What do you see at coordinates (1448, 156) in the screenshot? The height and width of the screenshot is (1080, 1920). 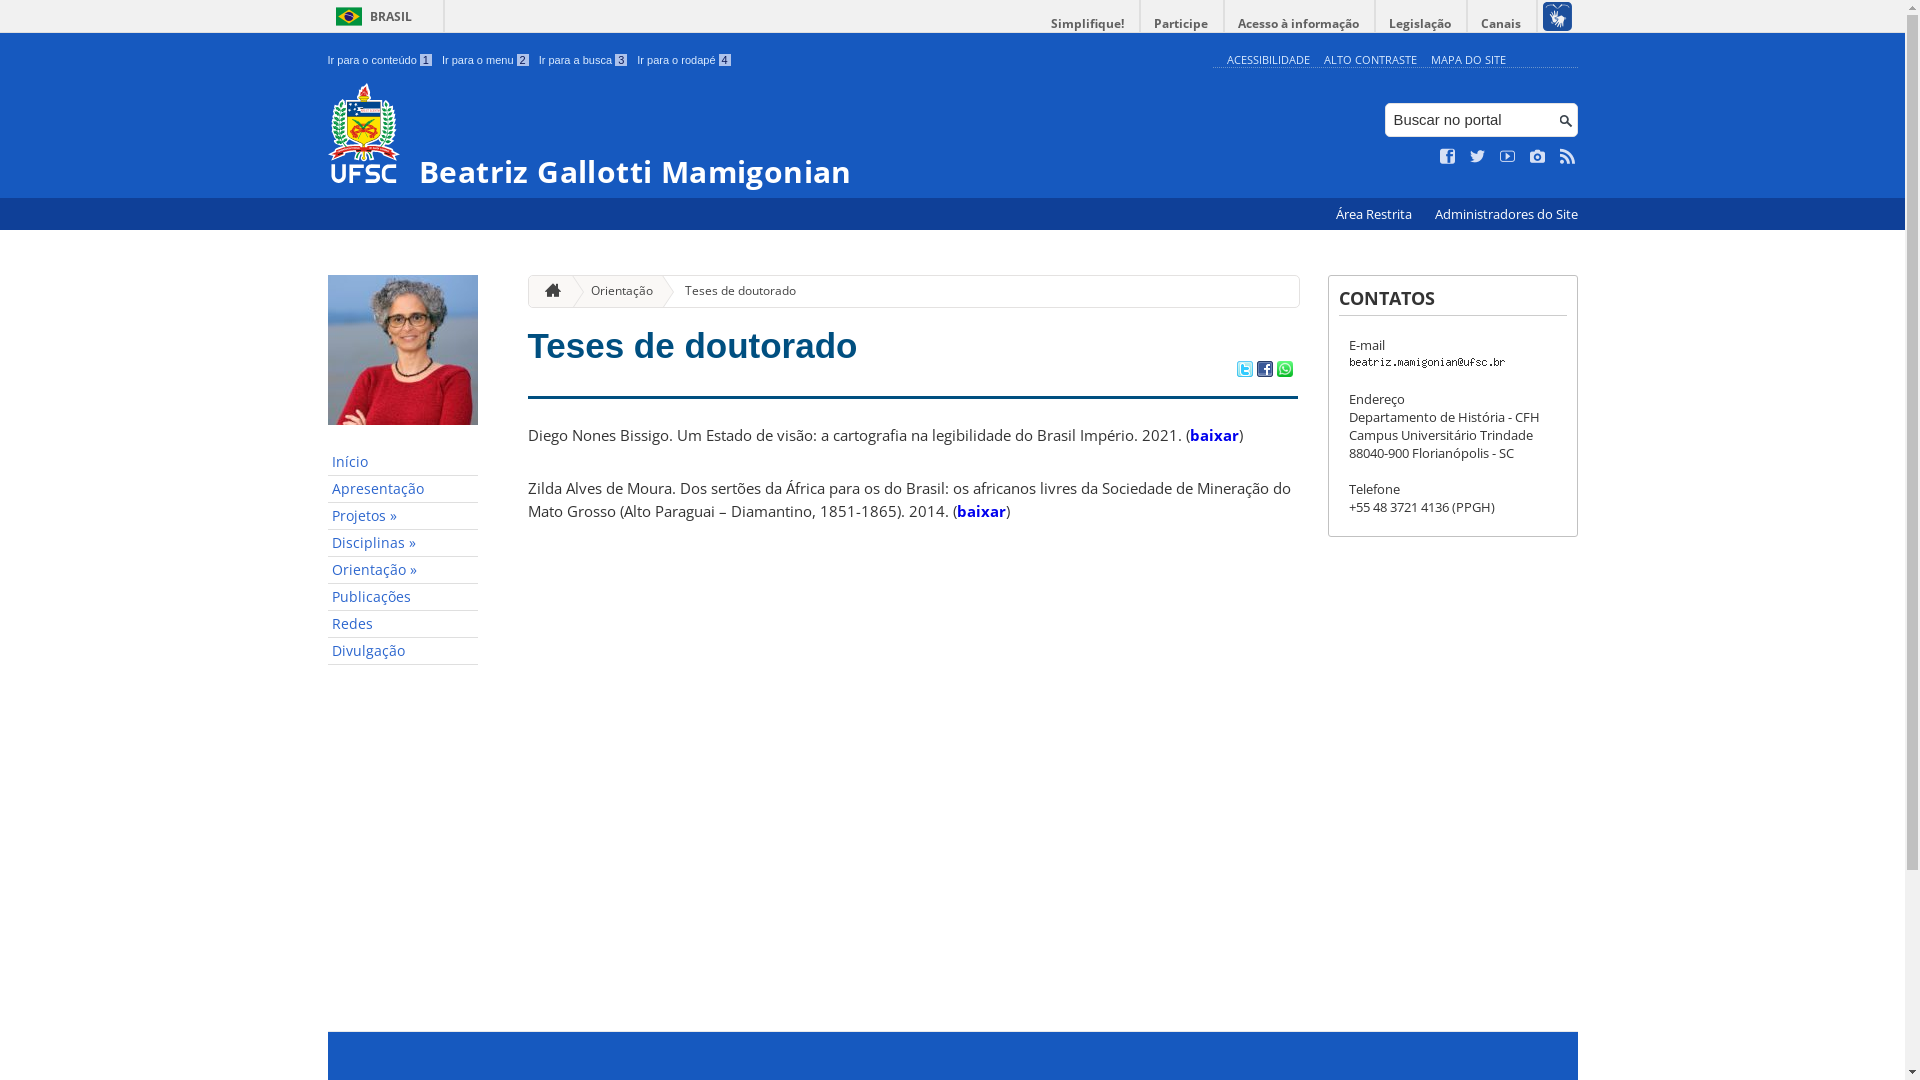 I see `'Curta no Facebook'` at bounding box center [1448, 156].